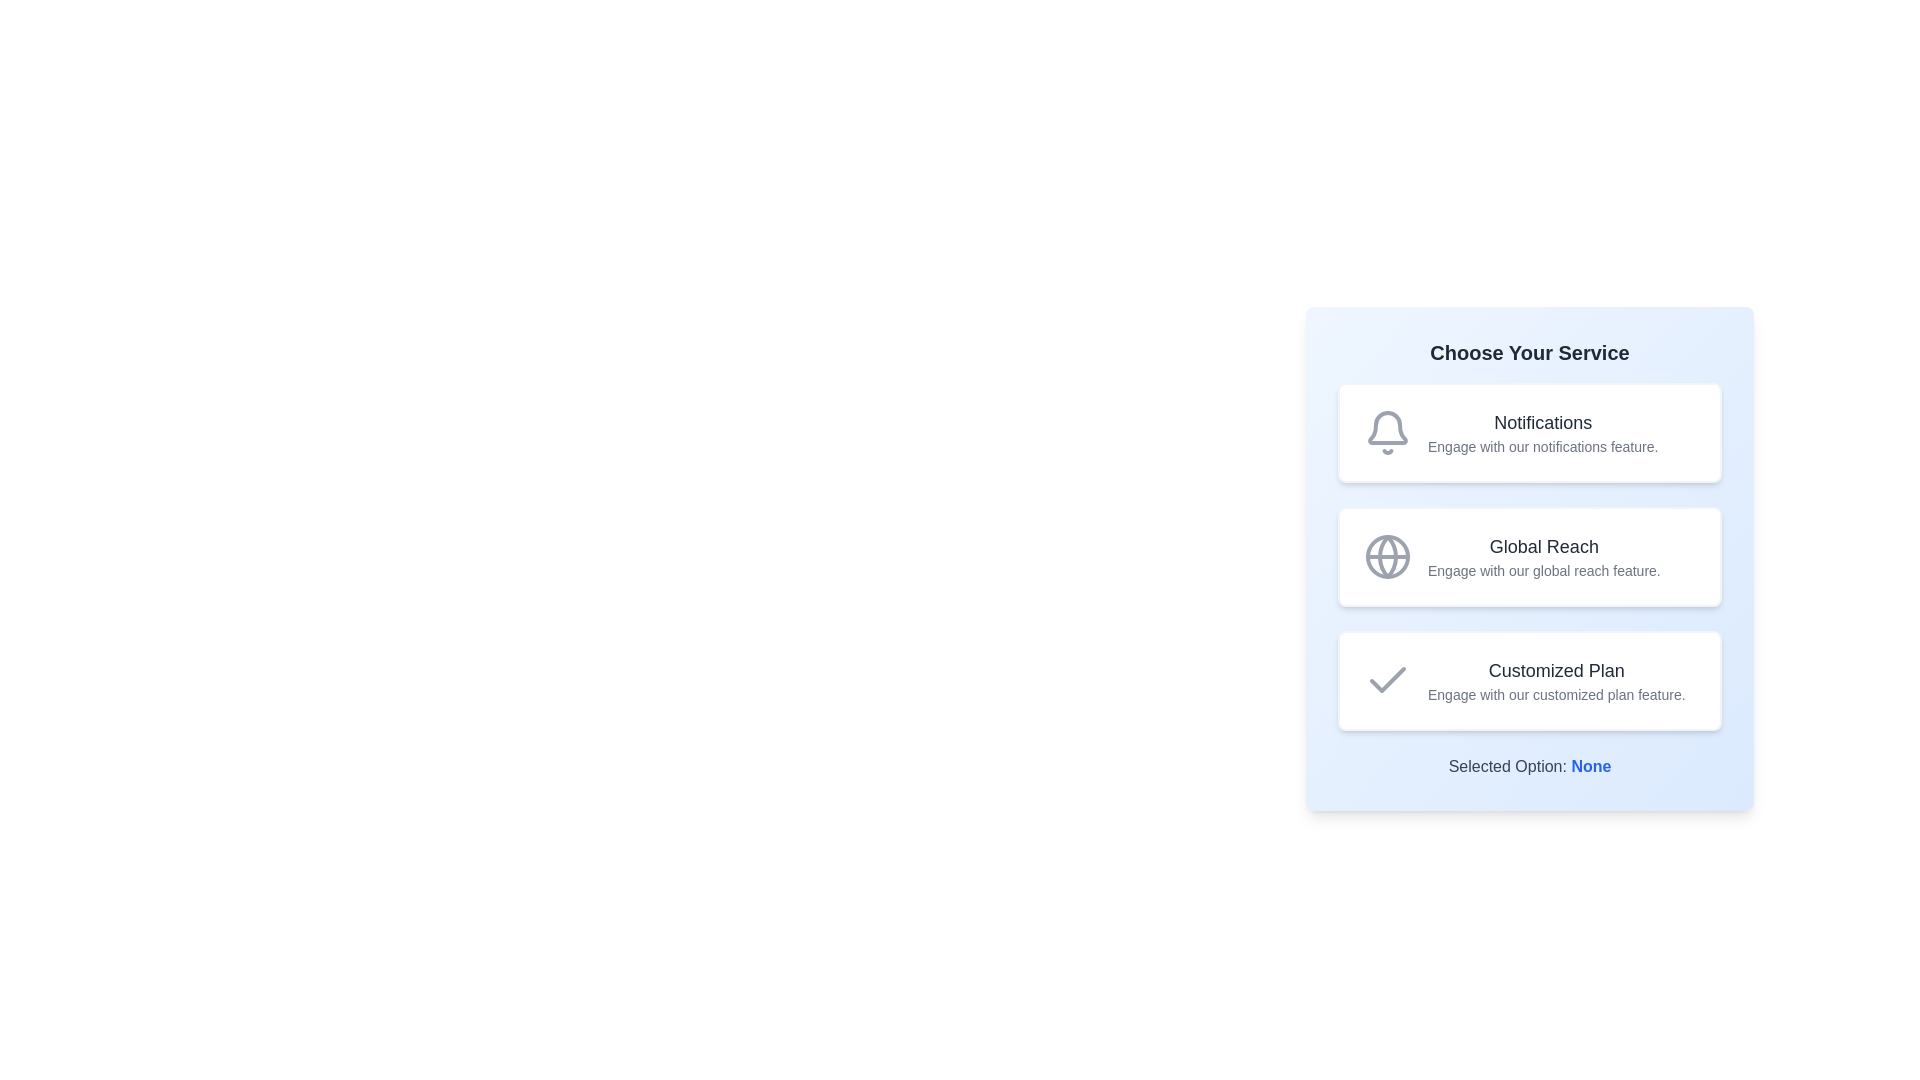 The height and width of the screenshot is (1080, 1920). What do you see at coordinates (1555, 671) in the screenshot?
I see `the 'Customized Plan' label element, which is located within the third option group under 'Choose Your Service'` at bounding box center [1555, 671].